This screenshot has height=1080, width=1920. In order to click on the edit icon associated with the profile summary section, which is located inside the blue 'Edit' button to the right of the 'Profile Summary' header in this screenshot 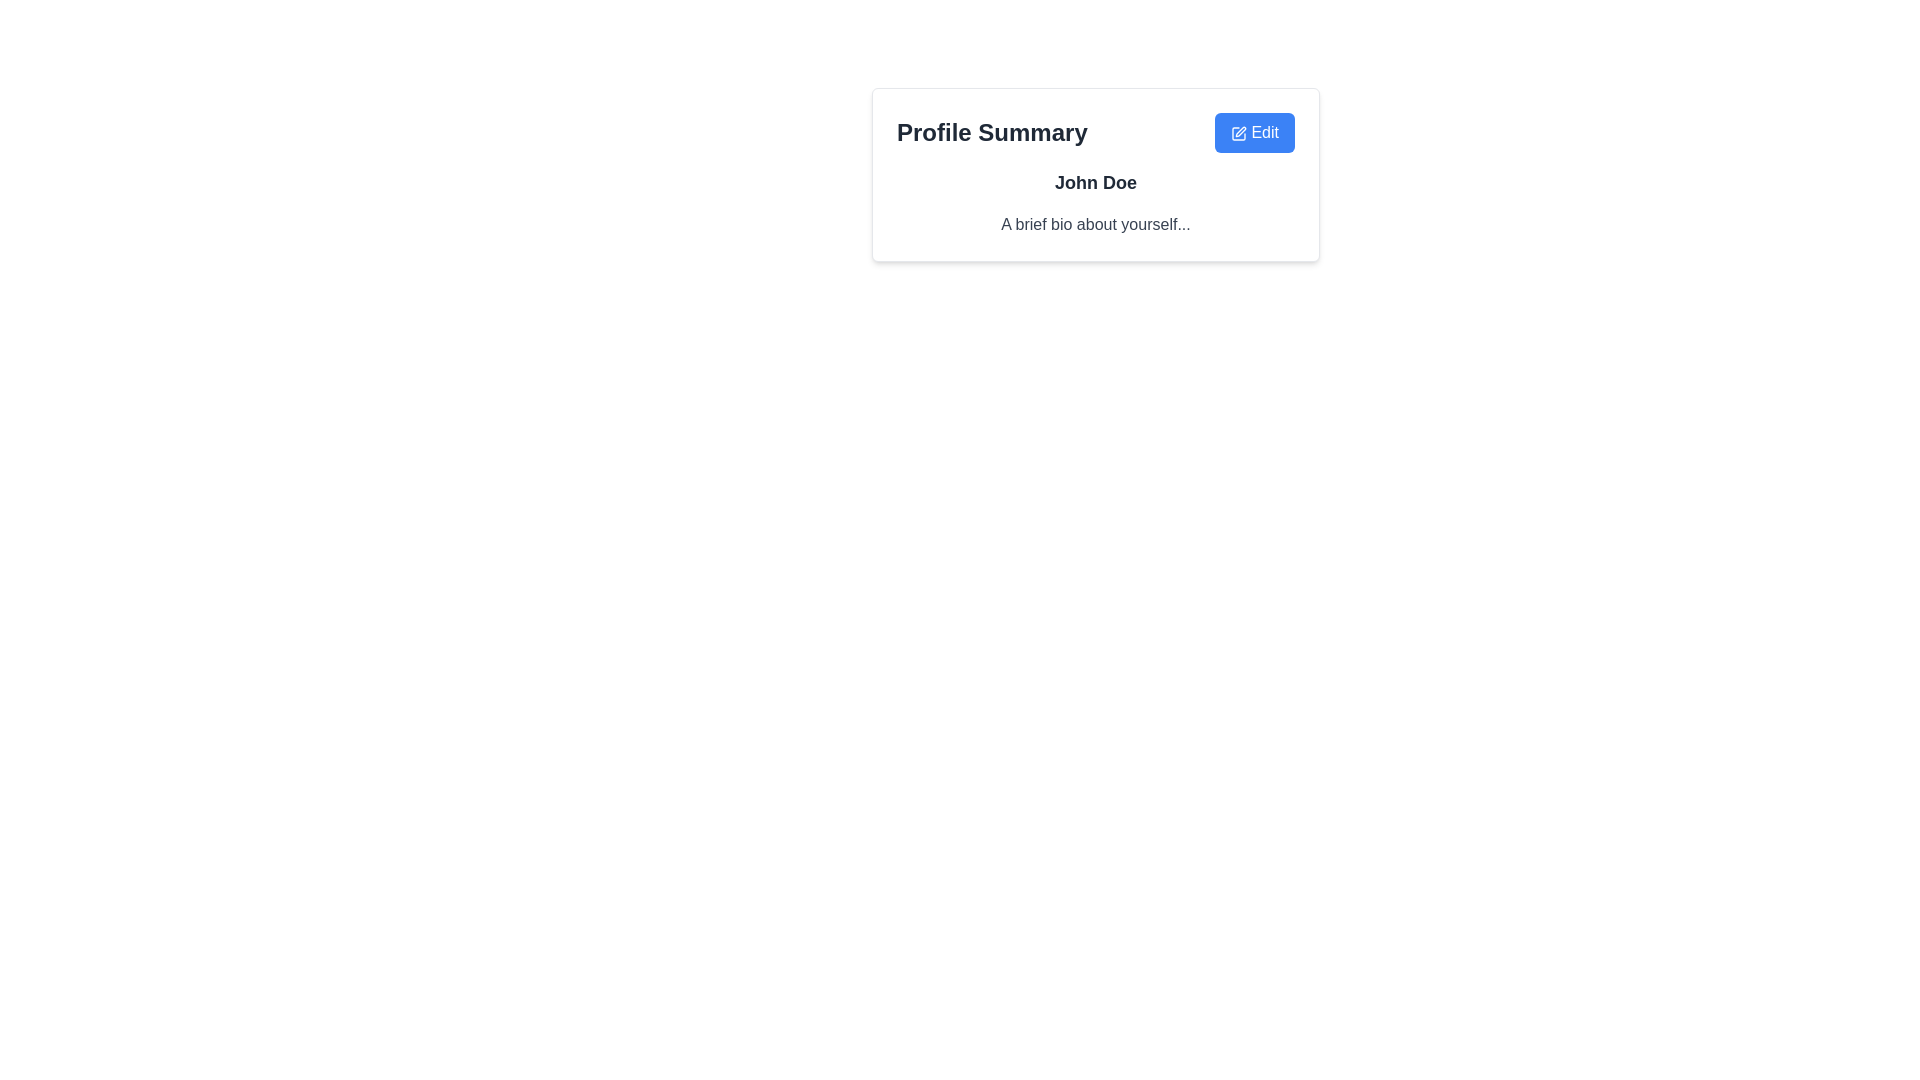, I will do `click(1237, 133)`.